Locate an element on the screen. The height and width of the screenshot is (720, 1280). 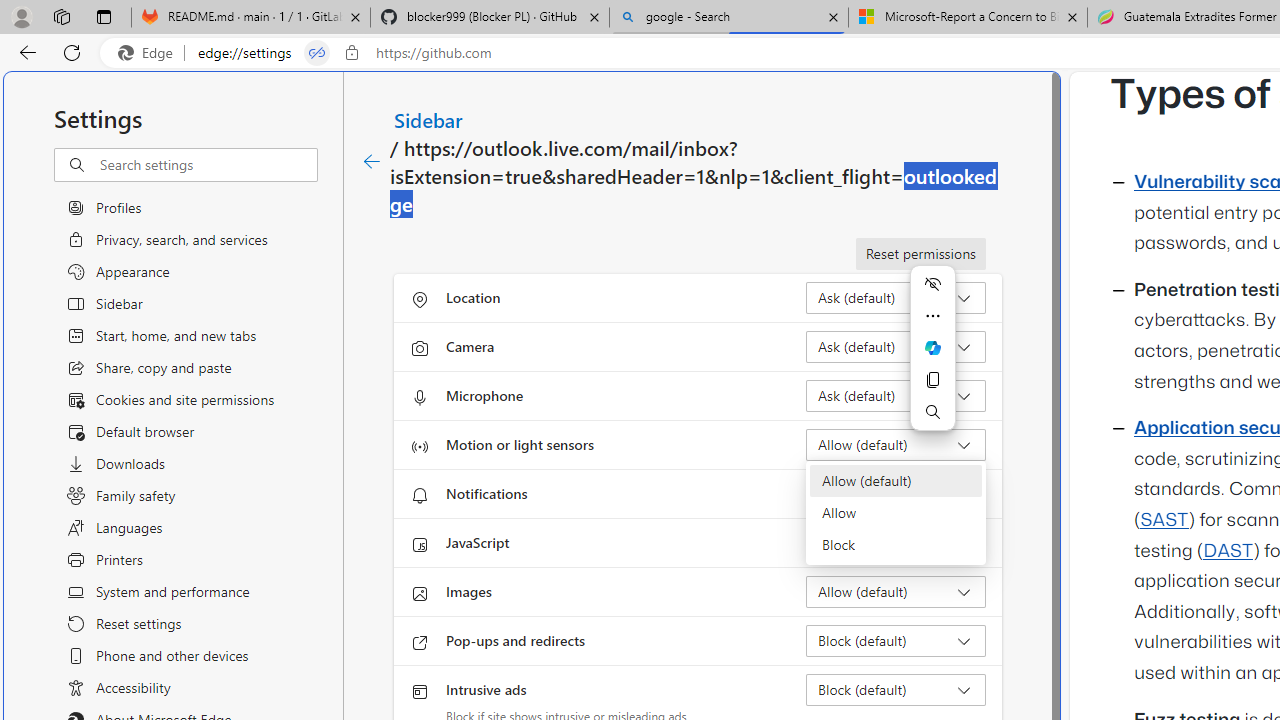
'Go back to Sidebar page.' is located at coordinates (372, 161).